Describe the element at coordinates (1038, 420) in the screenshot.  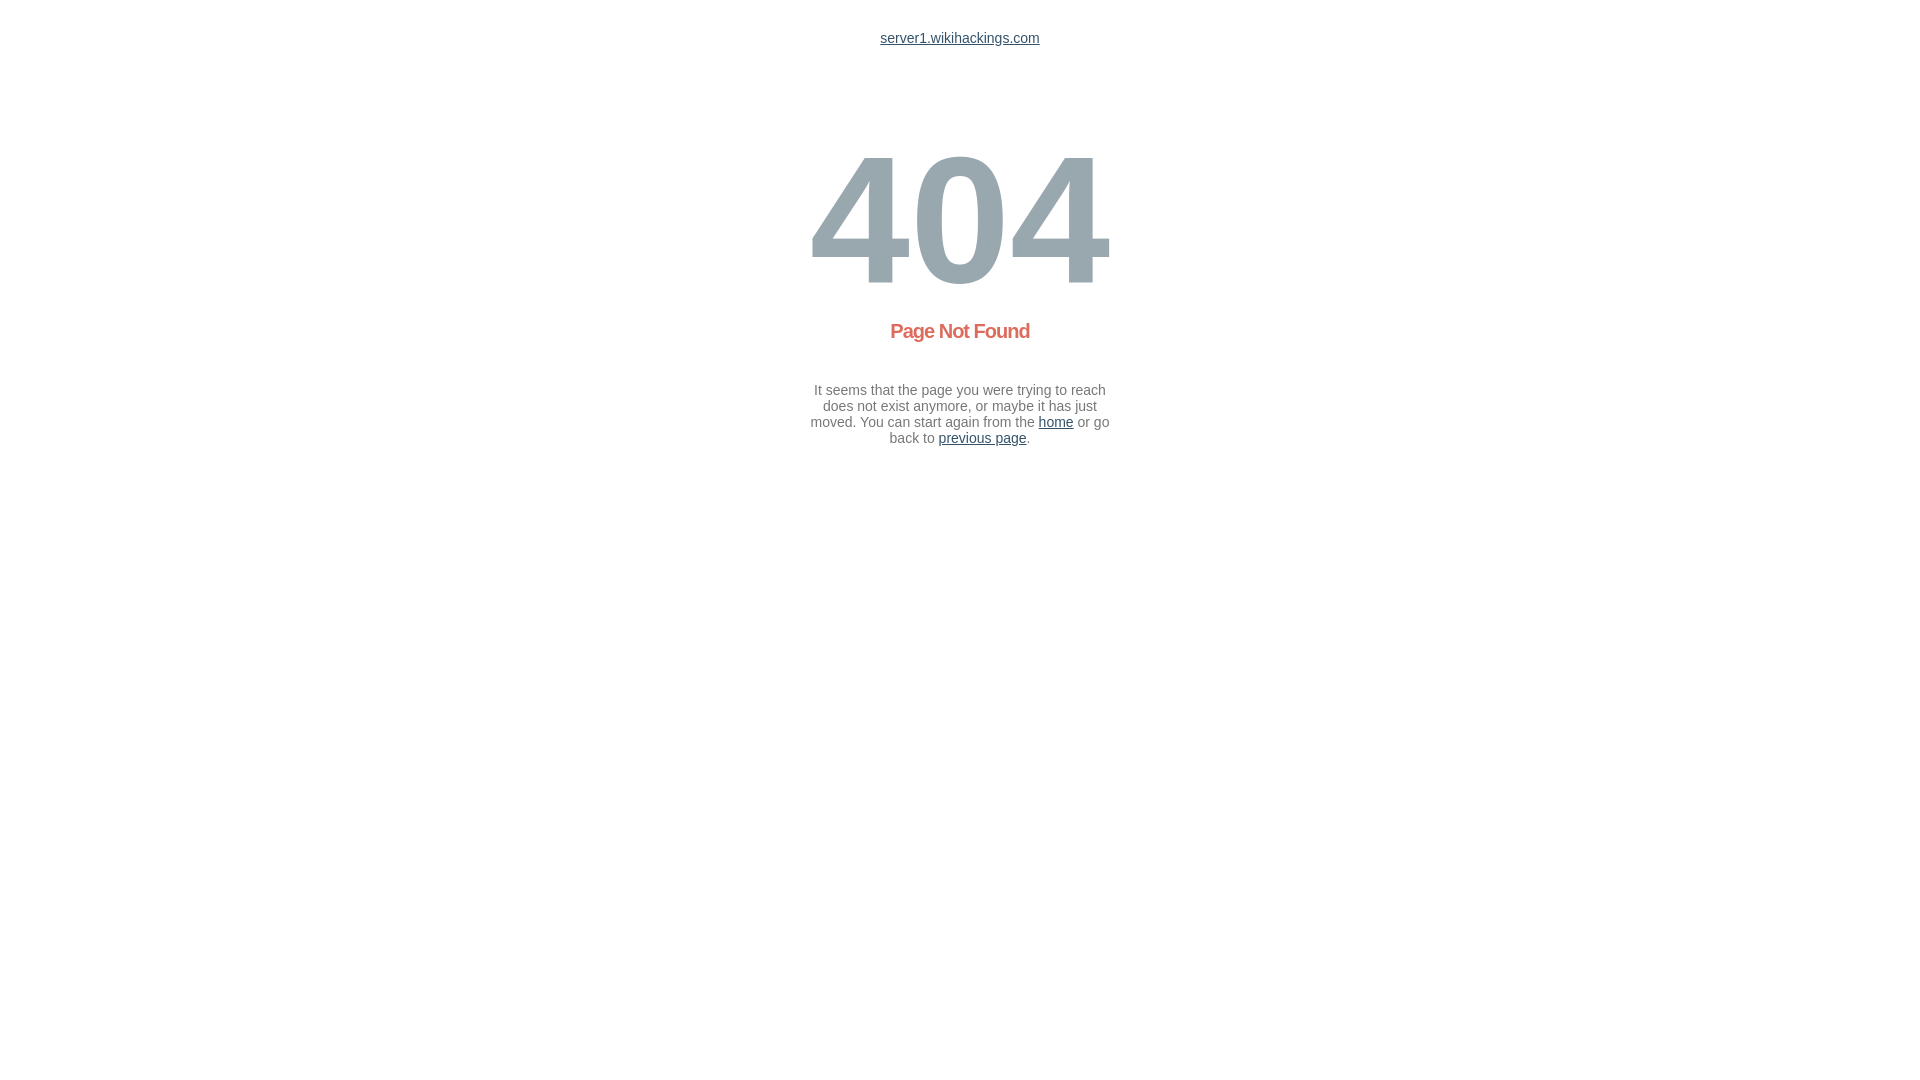
I see `'home'` at that location.